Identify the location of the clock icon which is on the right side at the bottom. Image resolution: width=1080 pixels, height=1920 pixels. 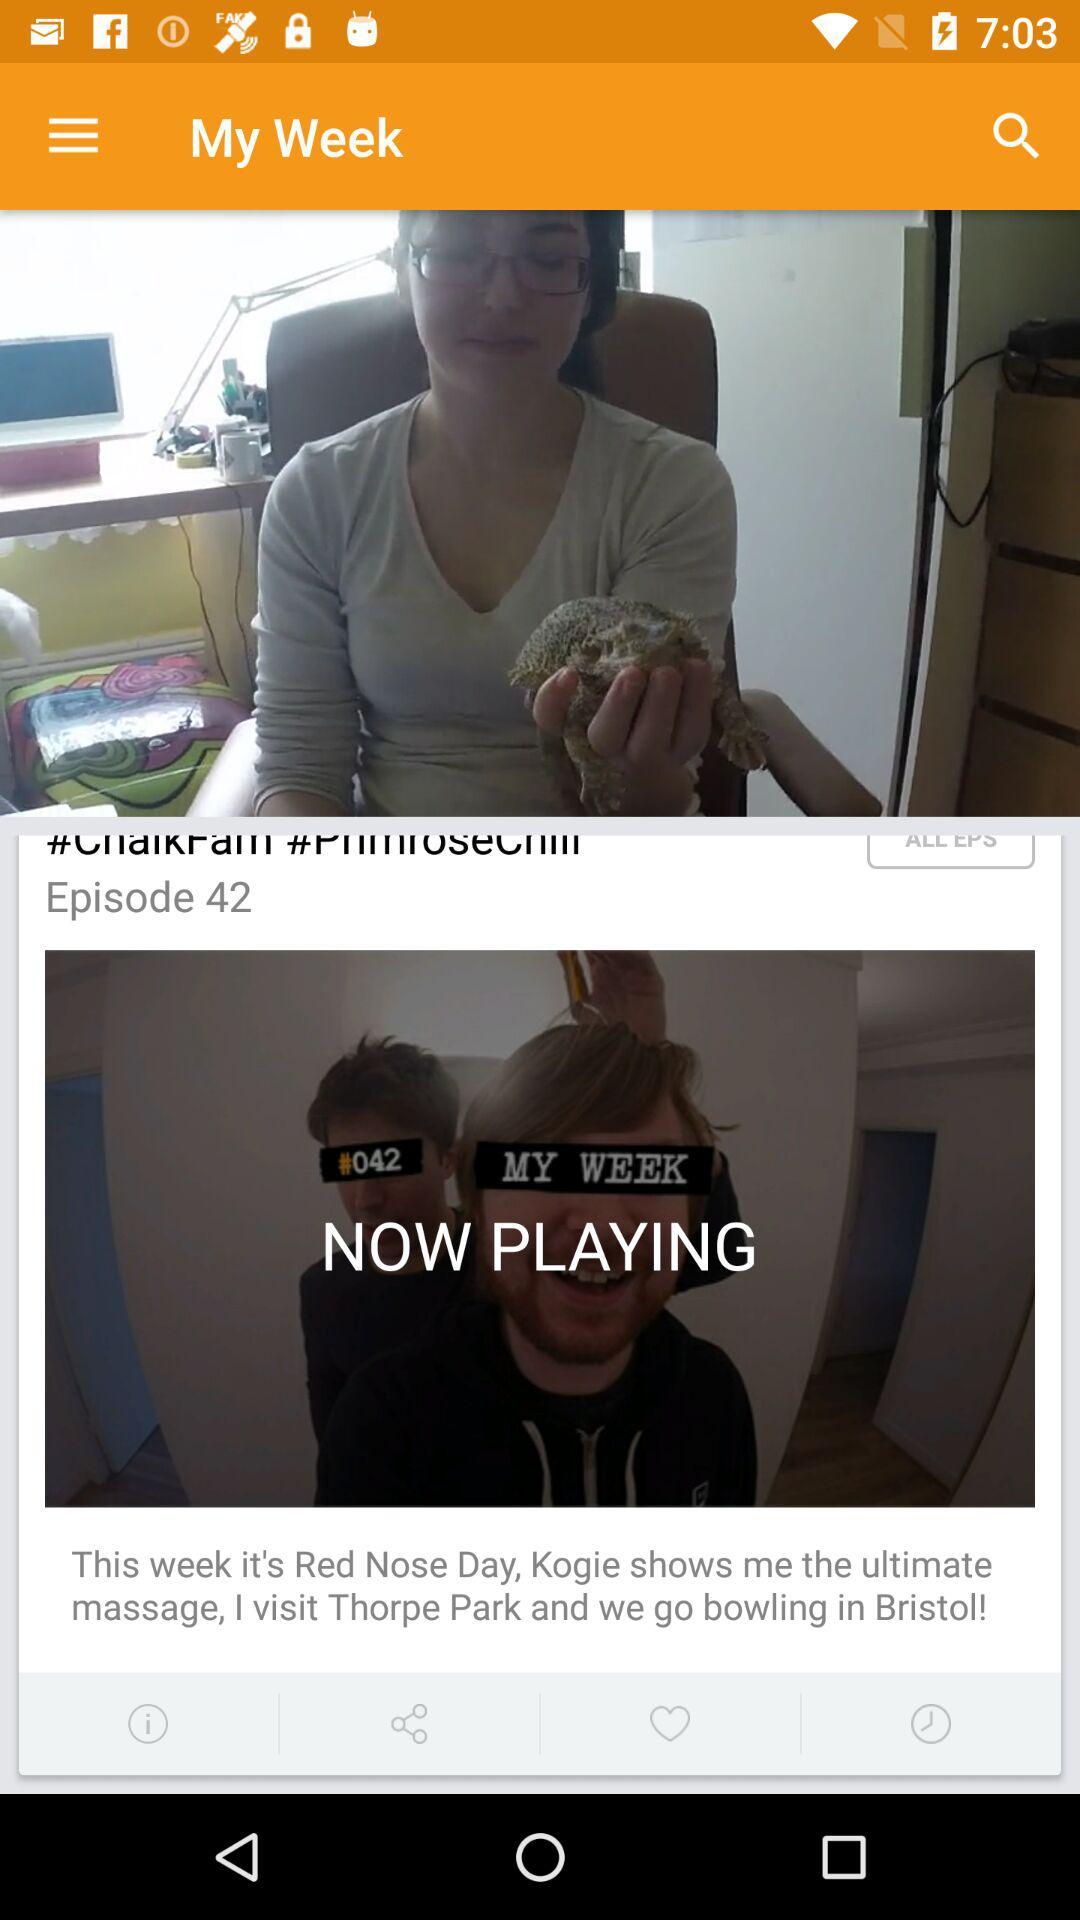
(930, 1722).